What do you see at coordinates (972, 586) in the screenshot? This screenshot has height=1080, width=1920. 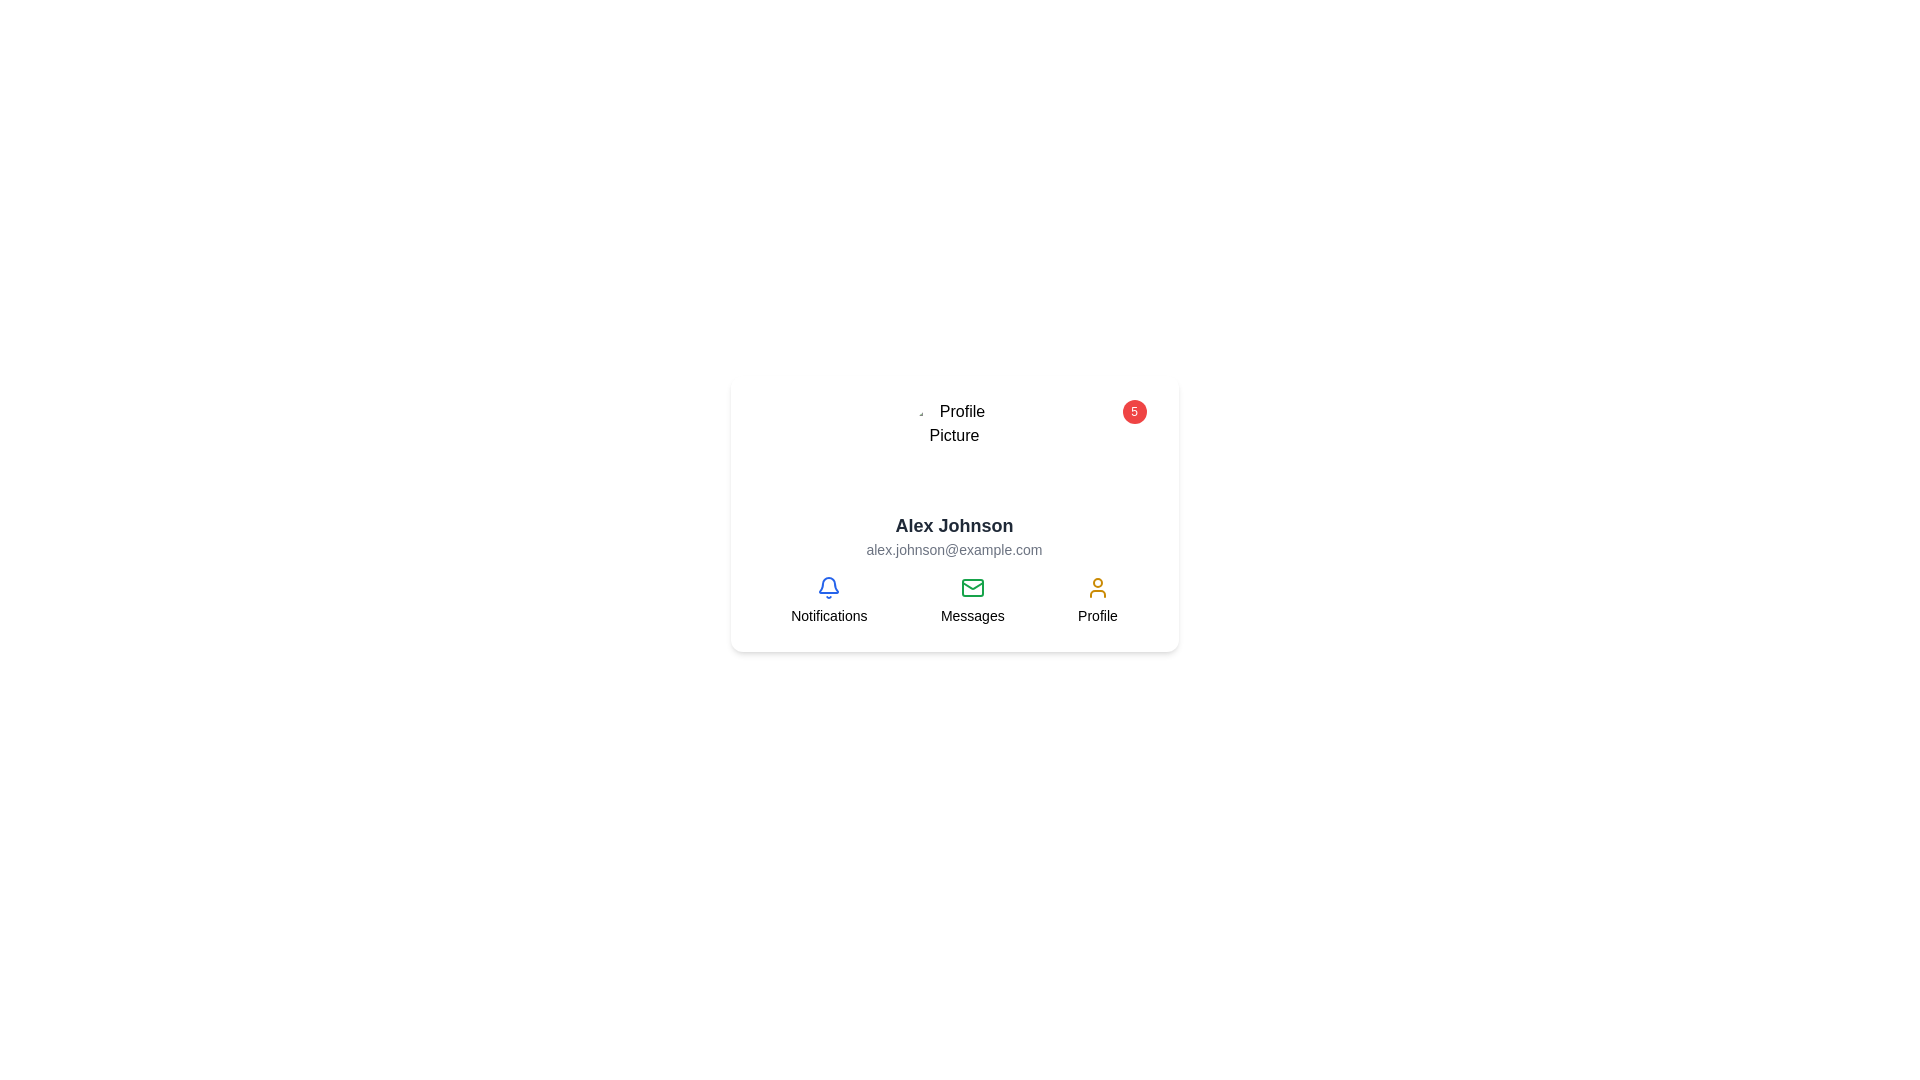 I see `the green-colored mail icon, which is located above the 'Messages' text` at bounding box center [972, 586].